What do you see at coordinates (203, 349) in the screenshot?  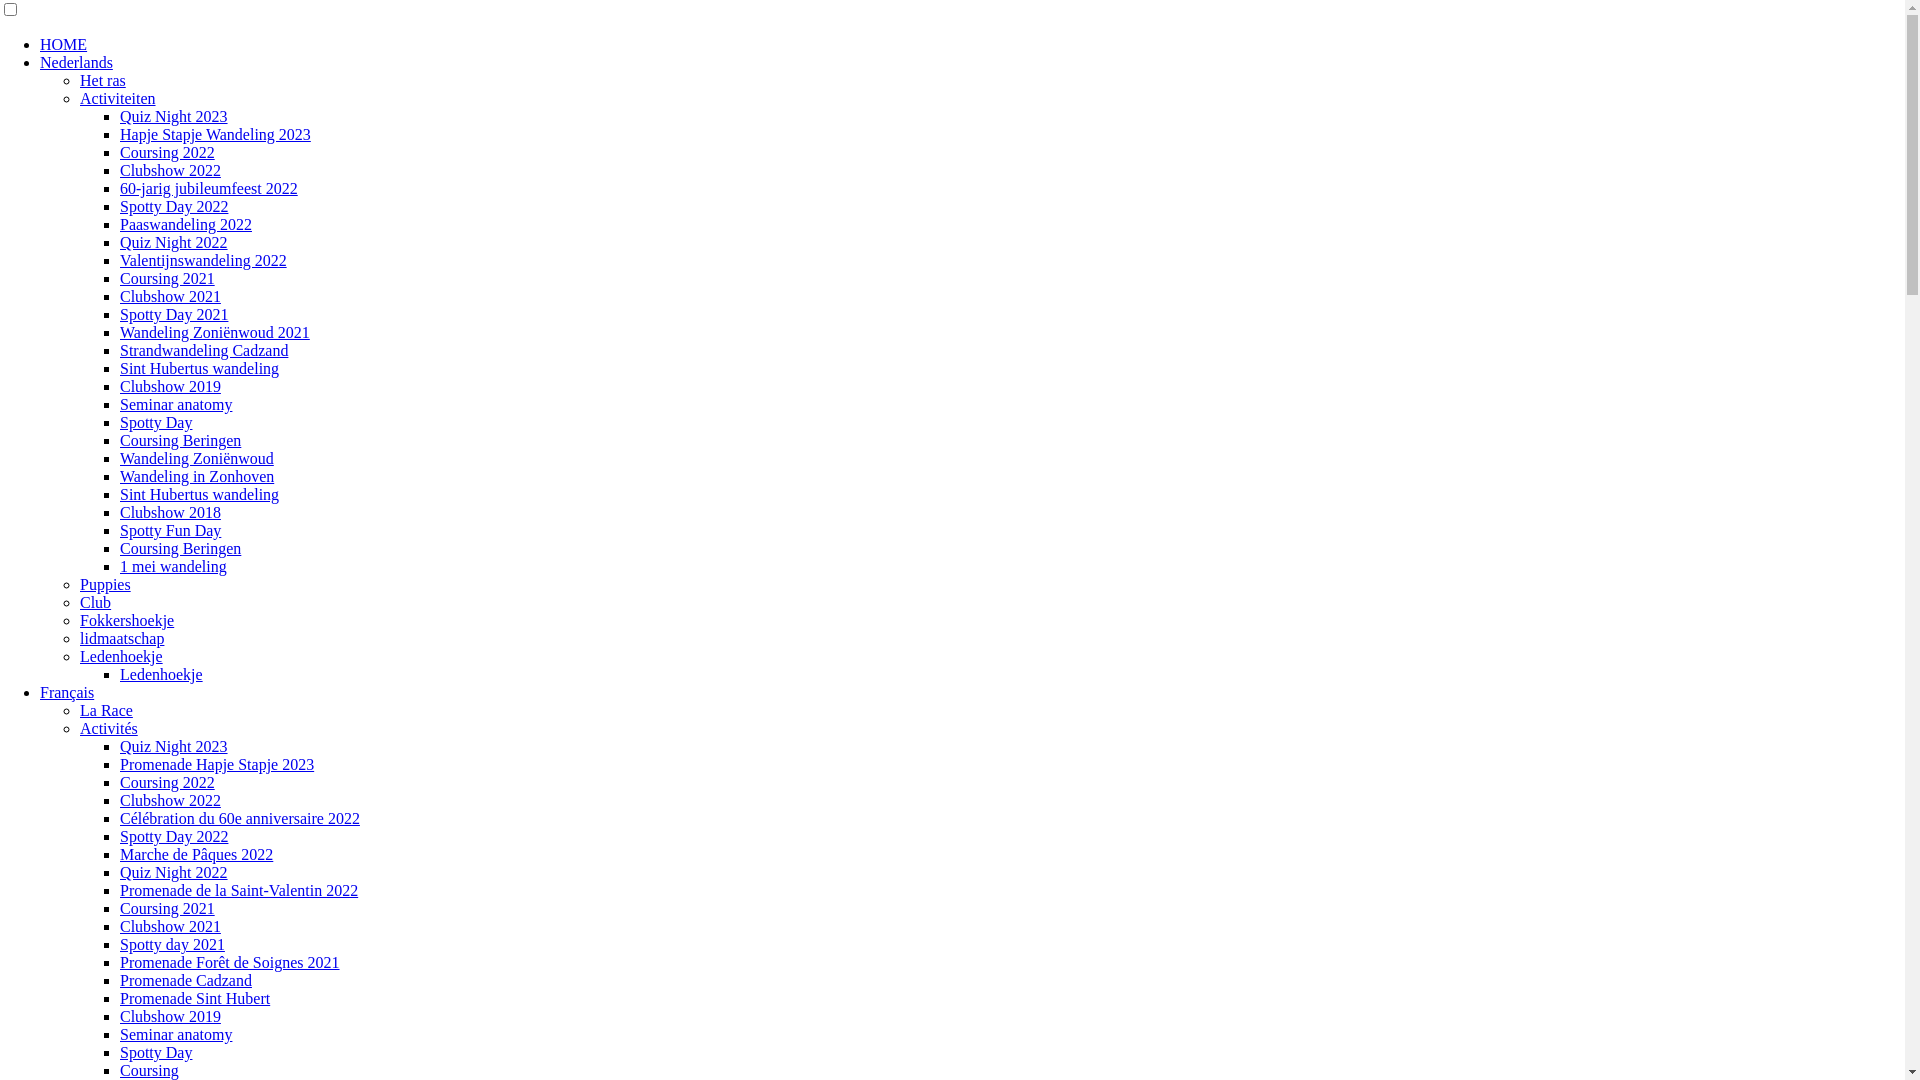 I see `'Strandwandeling Cadzand'` at bounding box center [203, 349].